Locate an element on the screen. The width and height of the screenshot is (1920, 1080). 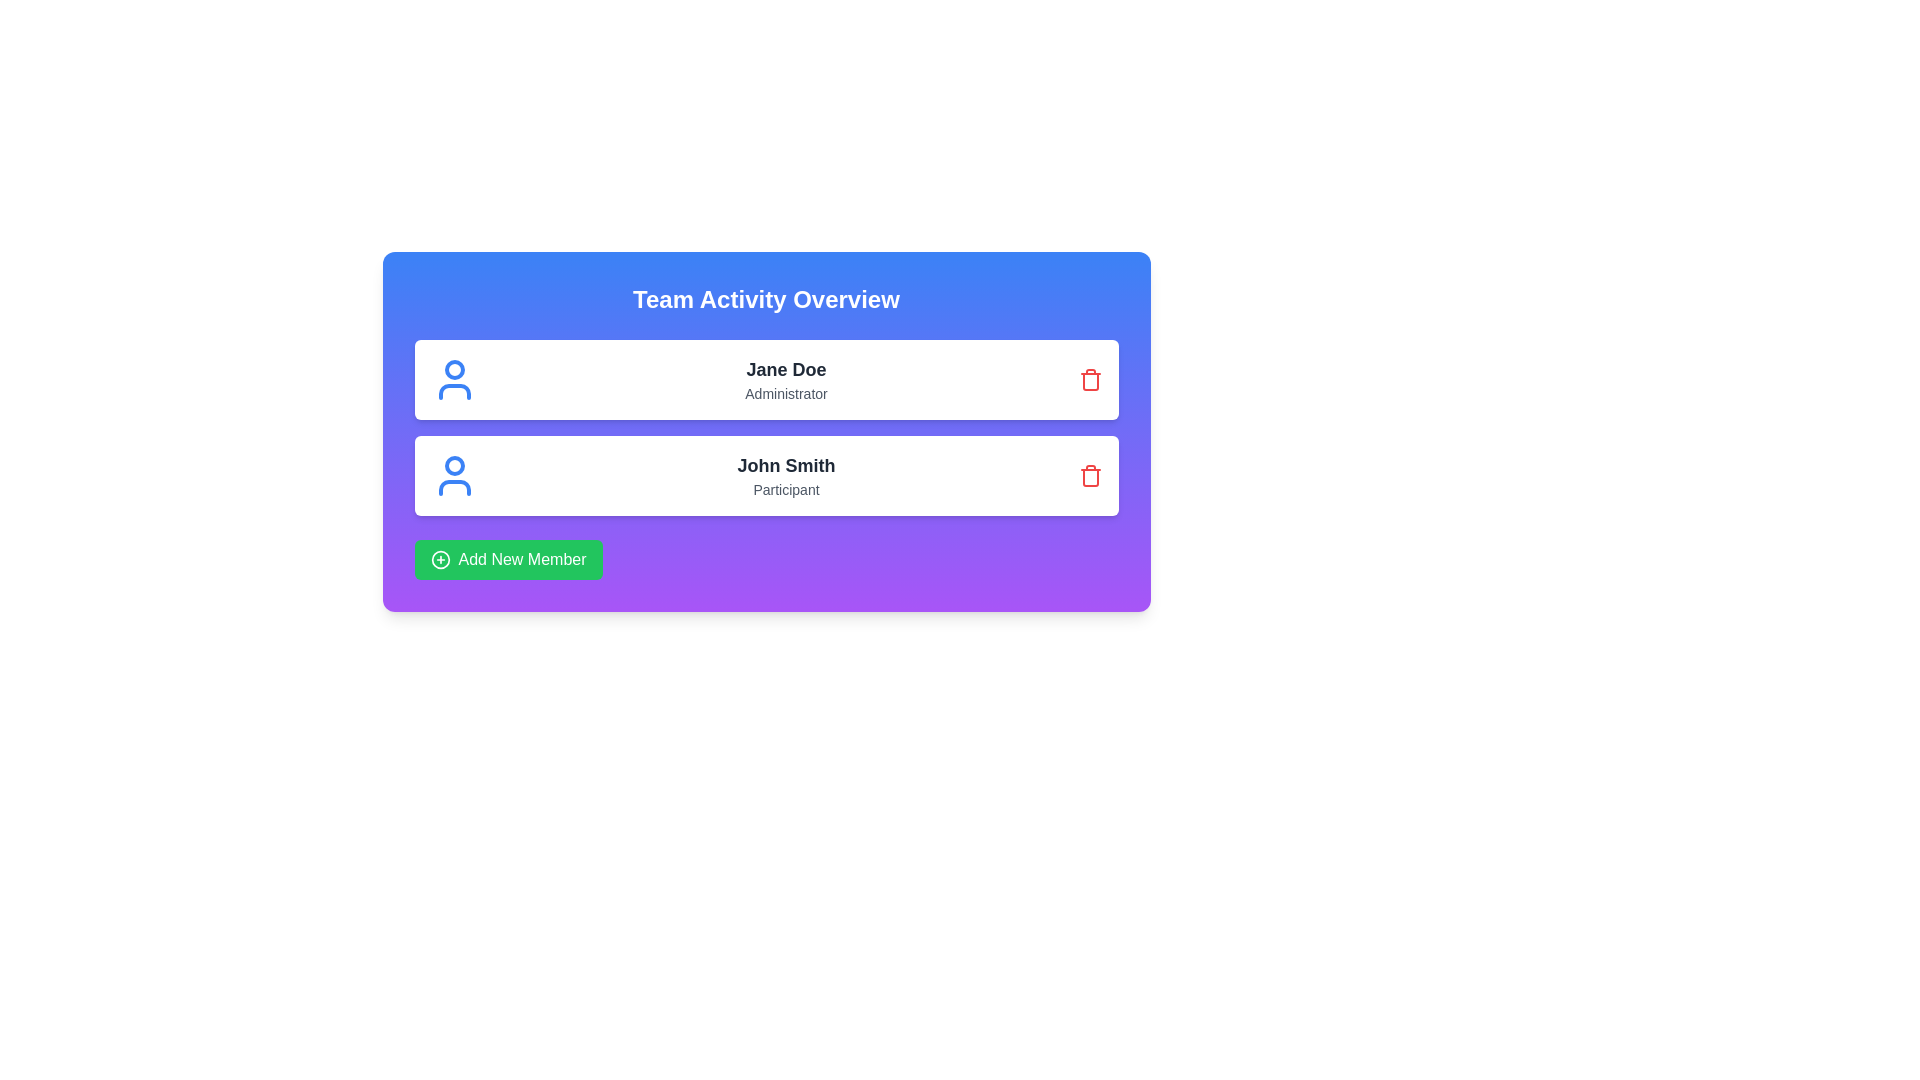
the profile label displaying 'Jane Doe' and 'Administrator', located in the top card of the user list, beside the blue user icon and above the red delete icon is located at coordinates (785, 380).